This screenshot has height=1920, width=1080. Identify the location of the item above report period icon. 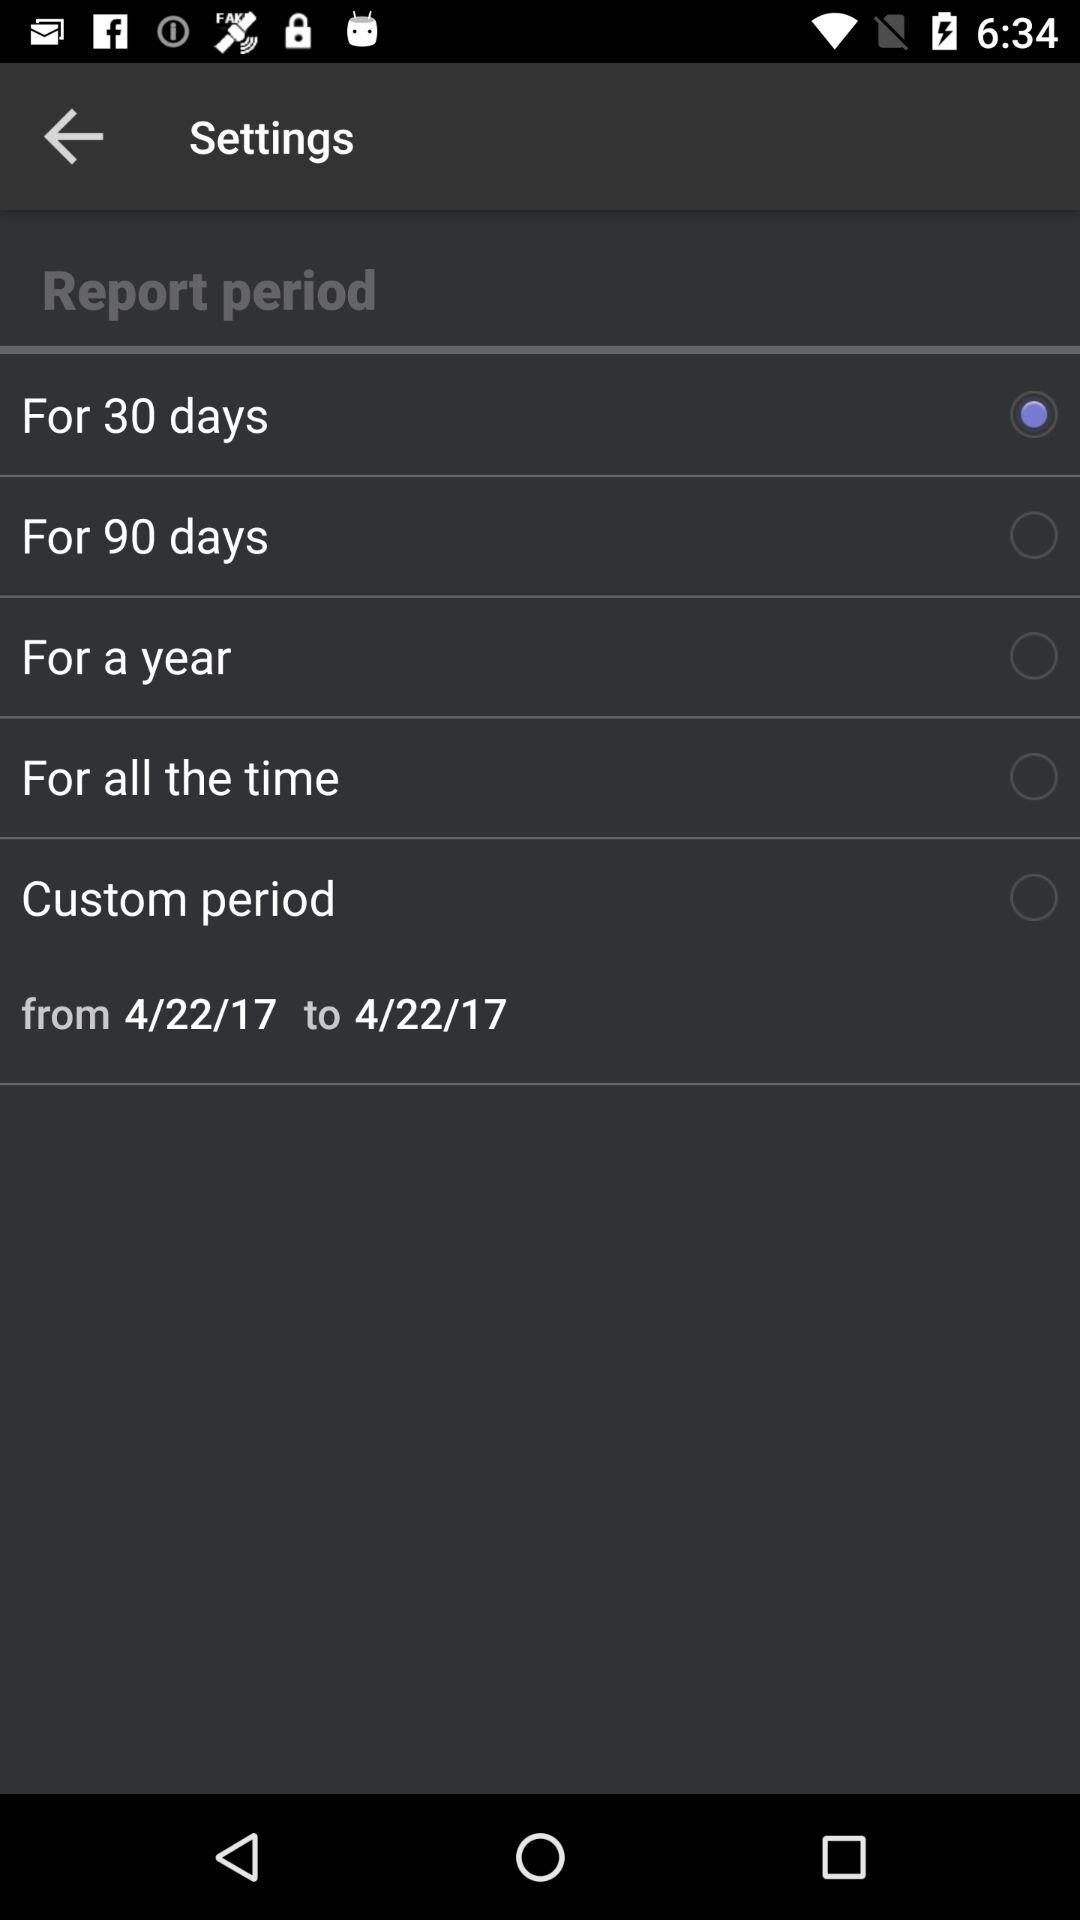
(72, 135).